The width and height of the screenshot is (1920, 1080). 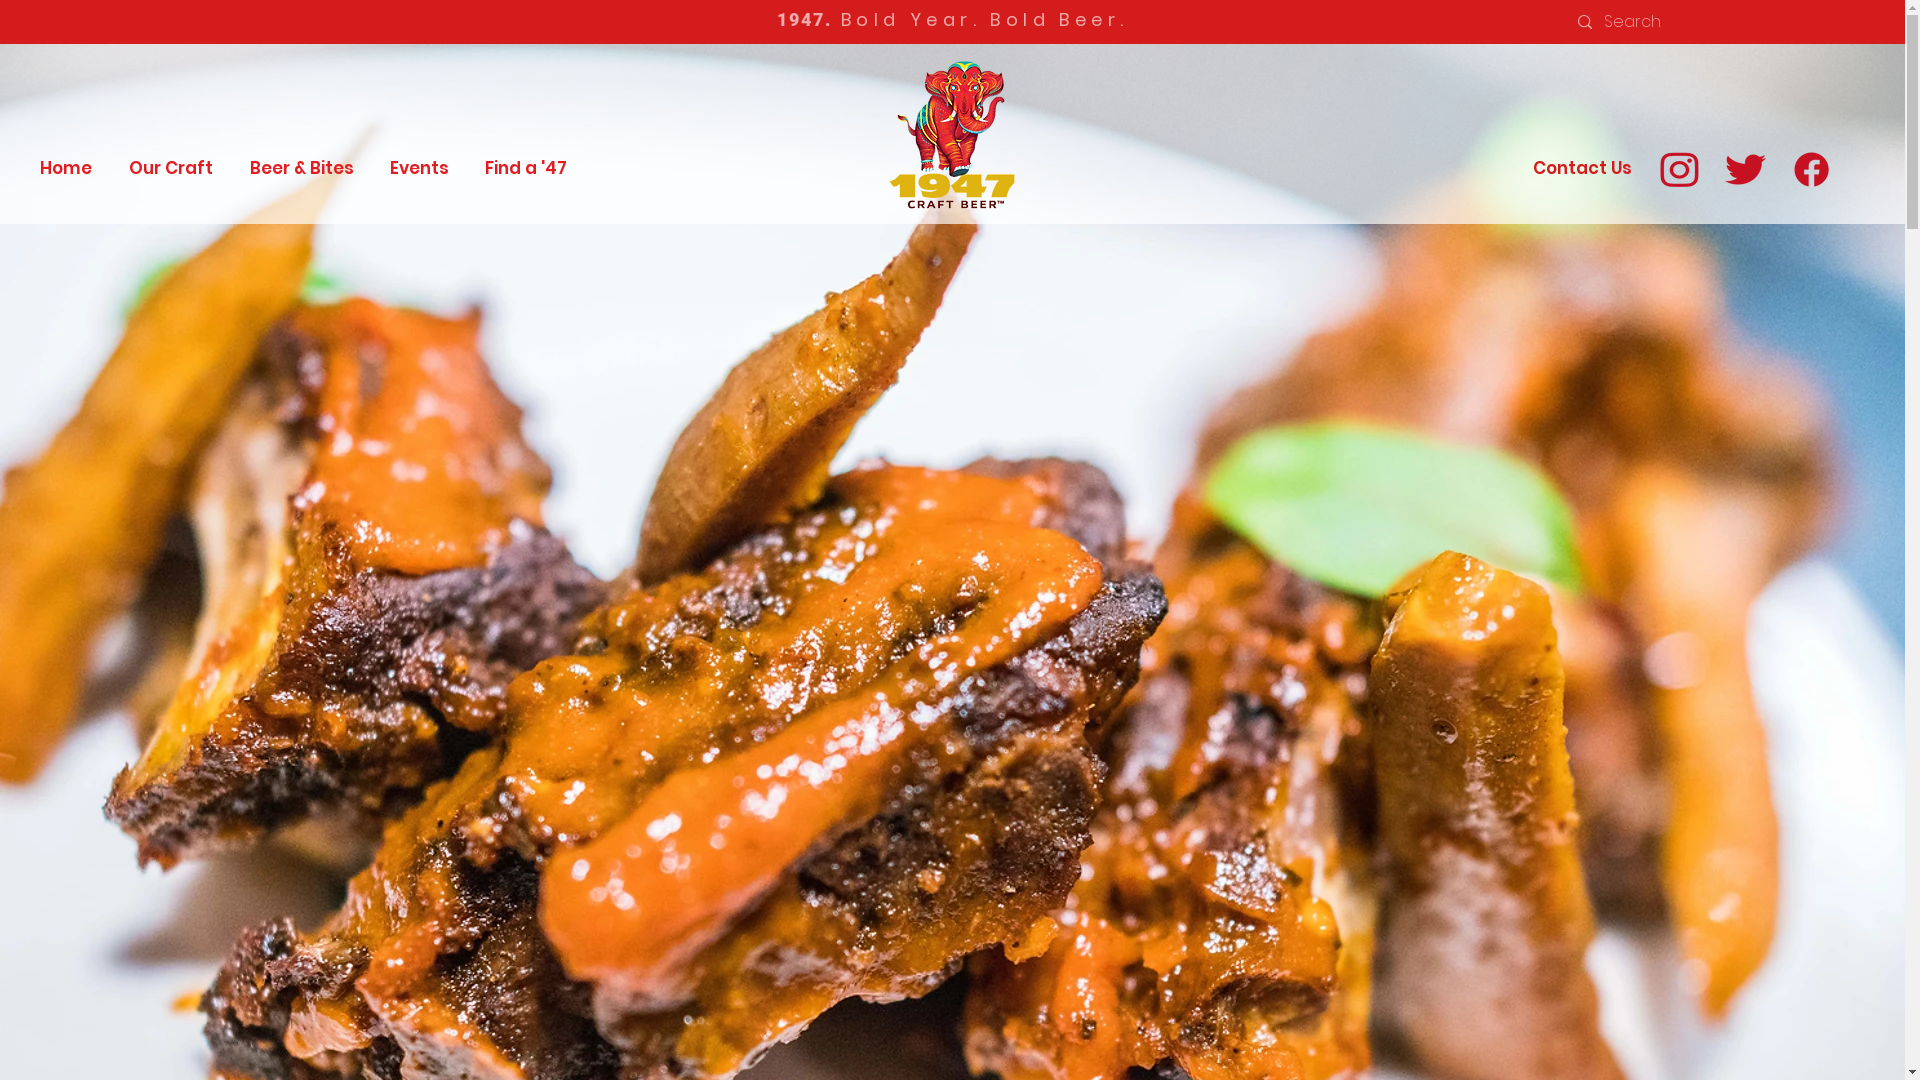 I want to click on '1947 Craft Beer Logo', so click(x=873, y=133).